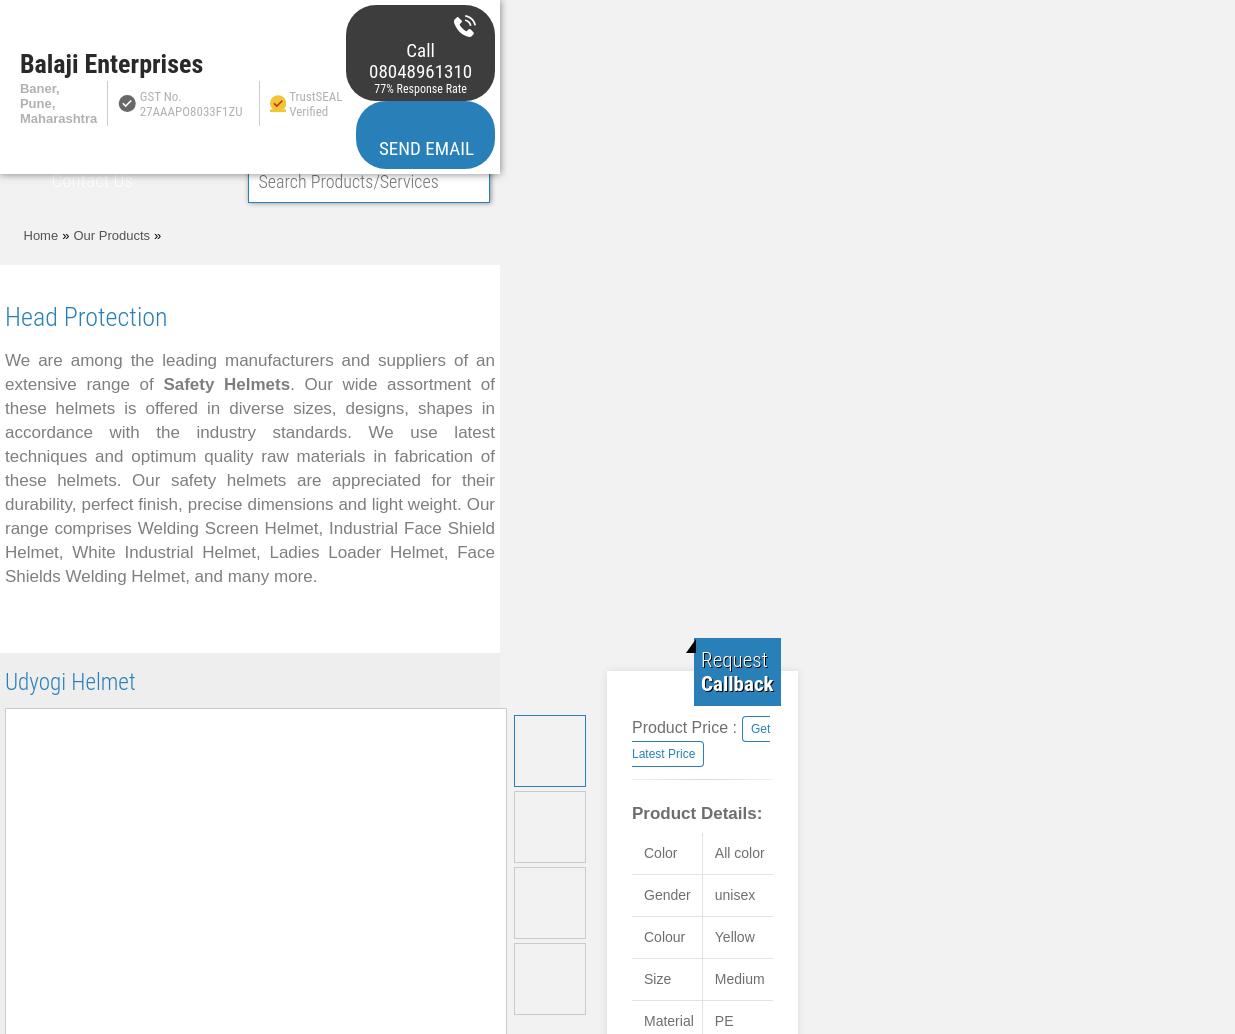  Describe the element at coordinates (713, 1019) in the screenshot. I see `'PE'` at that location.